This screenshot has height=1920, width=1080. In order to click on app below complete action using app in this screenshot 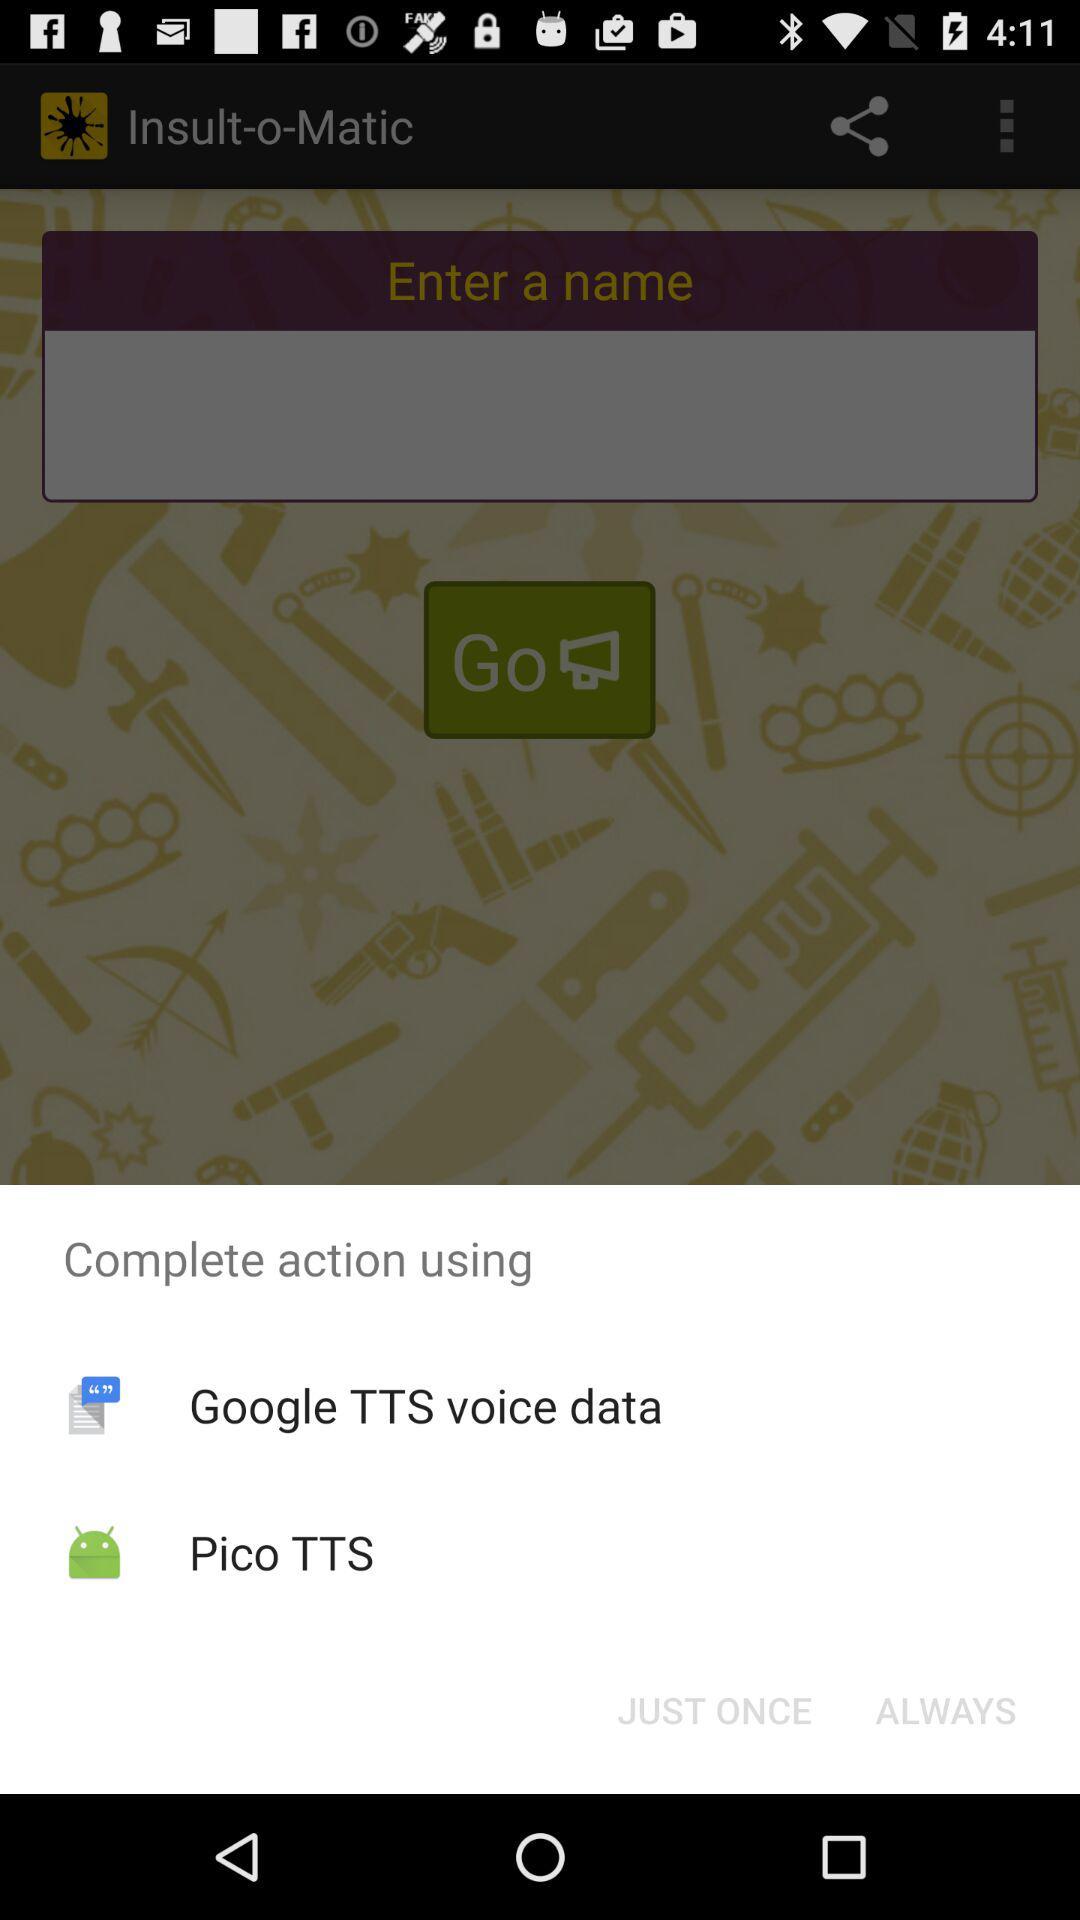, I will do `click(424, 1404)`.